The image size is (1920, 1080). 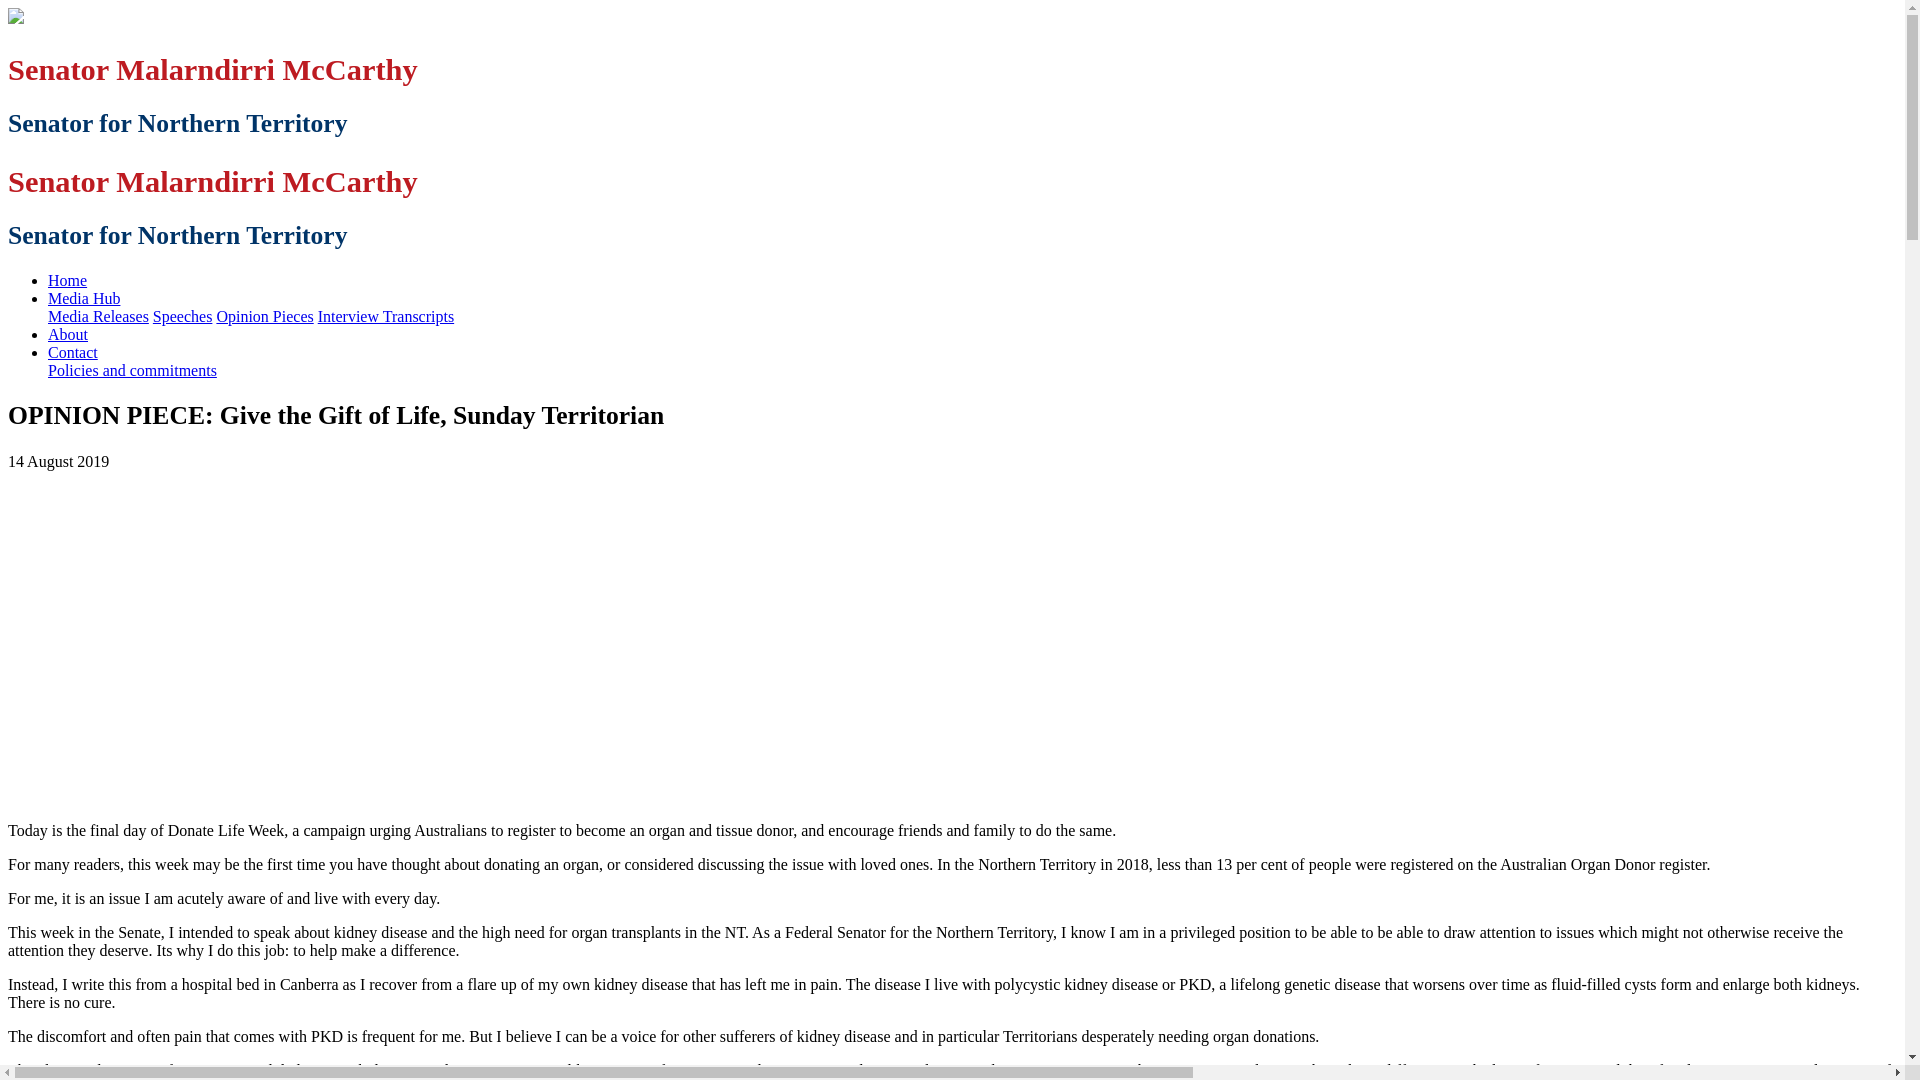 What do you see at coordinates (72, 351) in the screenshot?
I see `'Contact'` at bounding box center [72, 351].